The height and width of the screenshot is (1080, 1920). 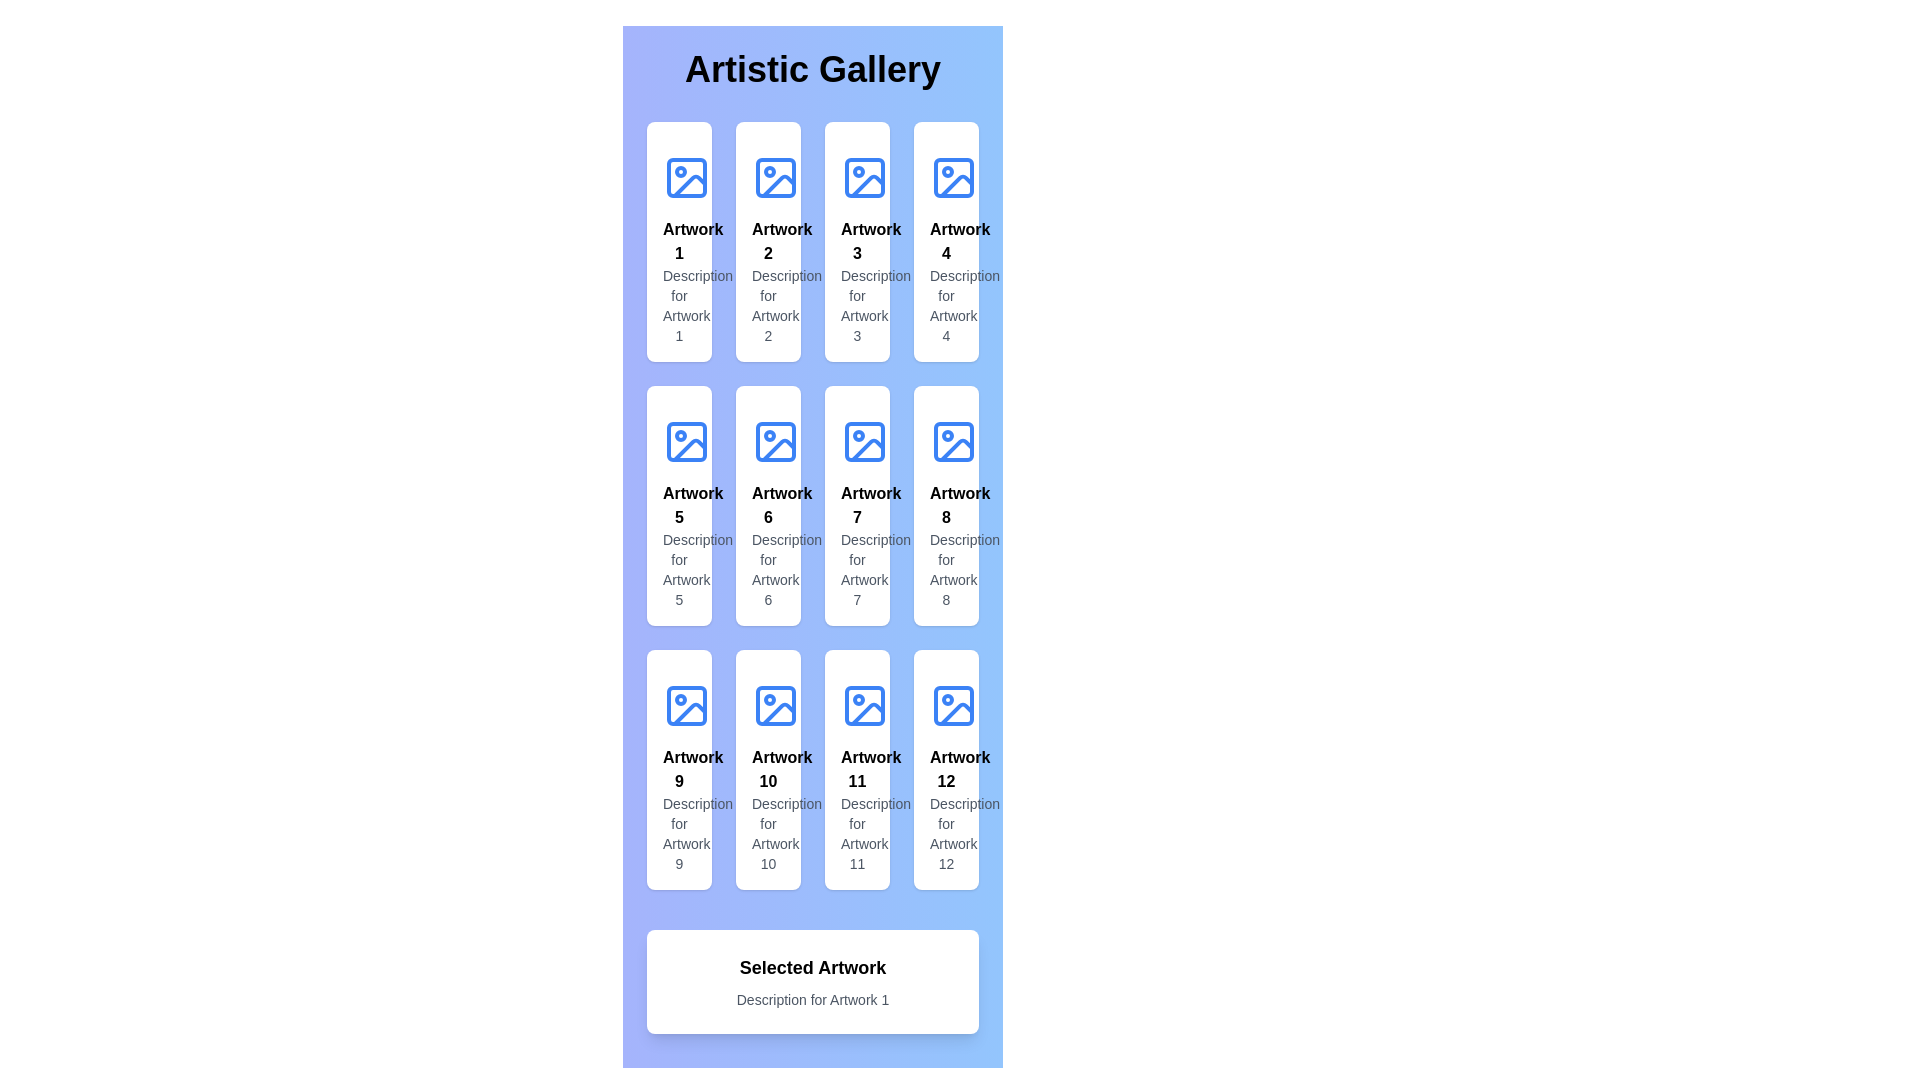 I want to click on the visual representative icon for 'Artwork 12', which is located in the fourth column of the last visible row in the grid layout, so click(x=953, y=704).